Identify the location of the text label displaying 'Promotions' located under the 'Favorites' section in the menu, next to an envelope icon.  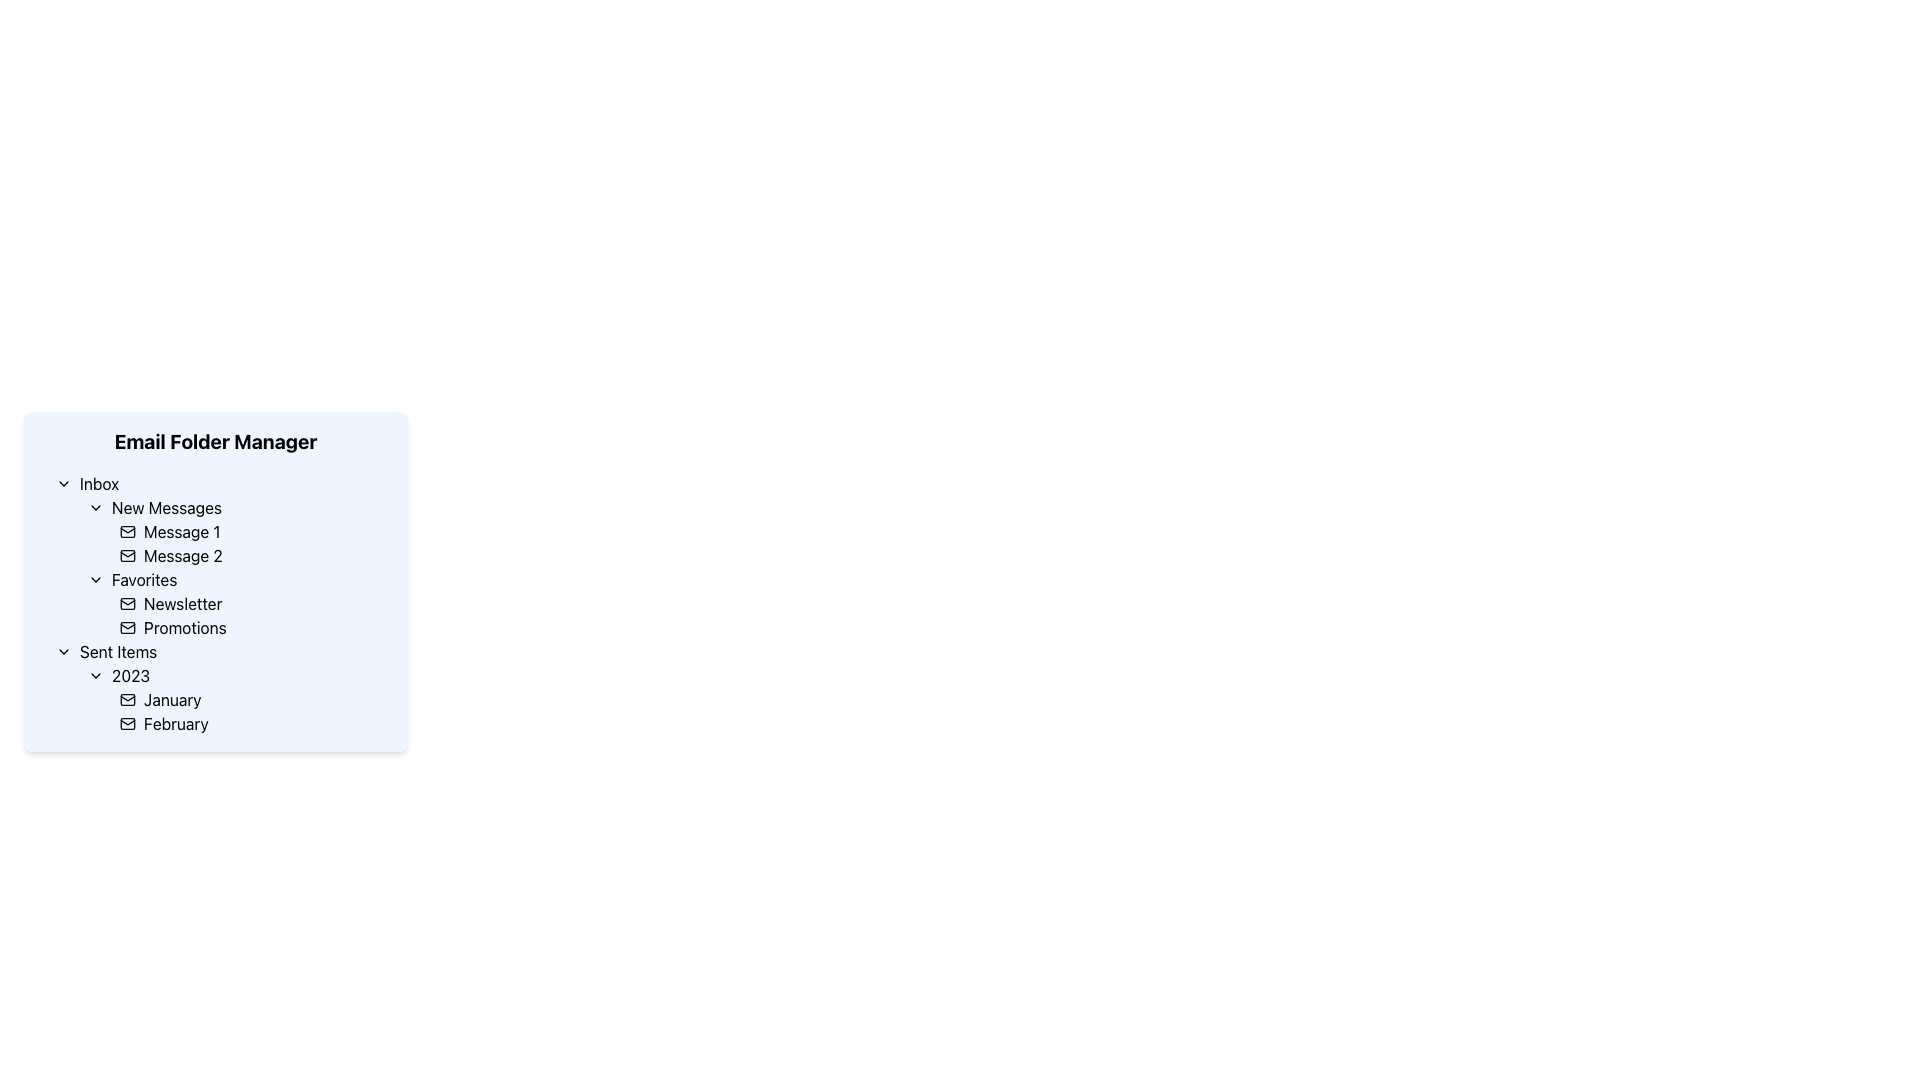
(185, 627).